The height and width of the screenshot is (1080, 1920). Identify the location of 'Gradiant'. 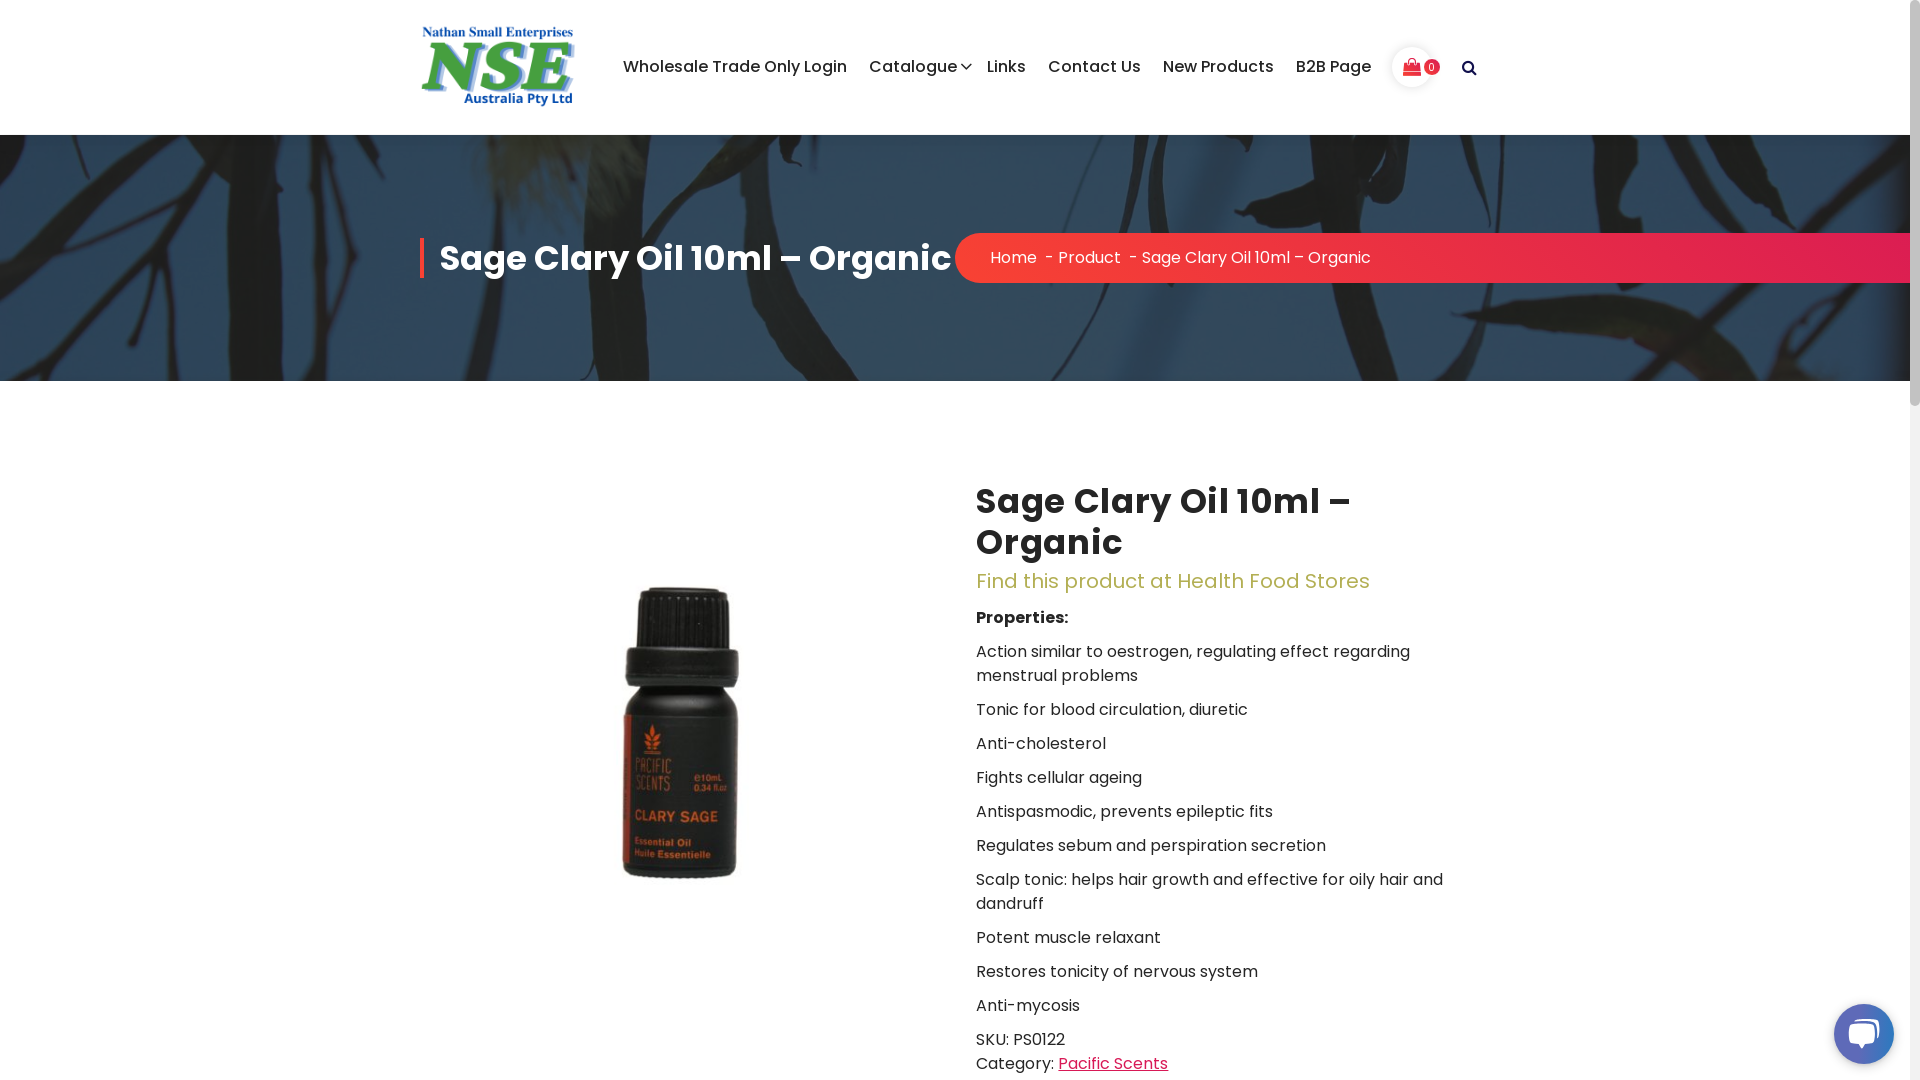
(1454, 1045).